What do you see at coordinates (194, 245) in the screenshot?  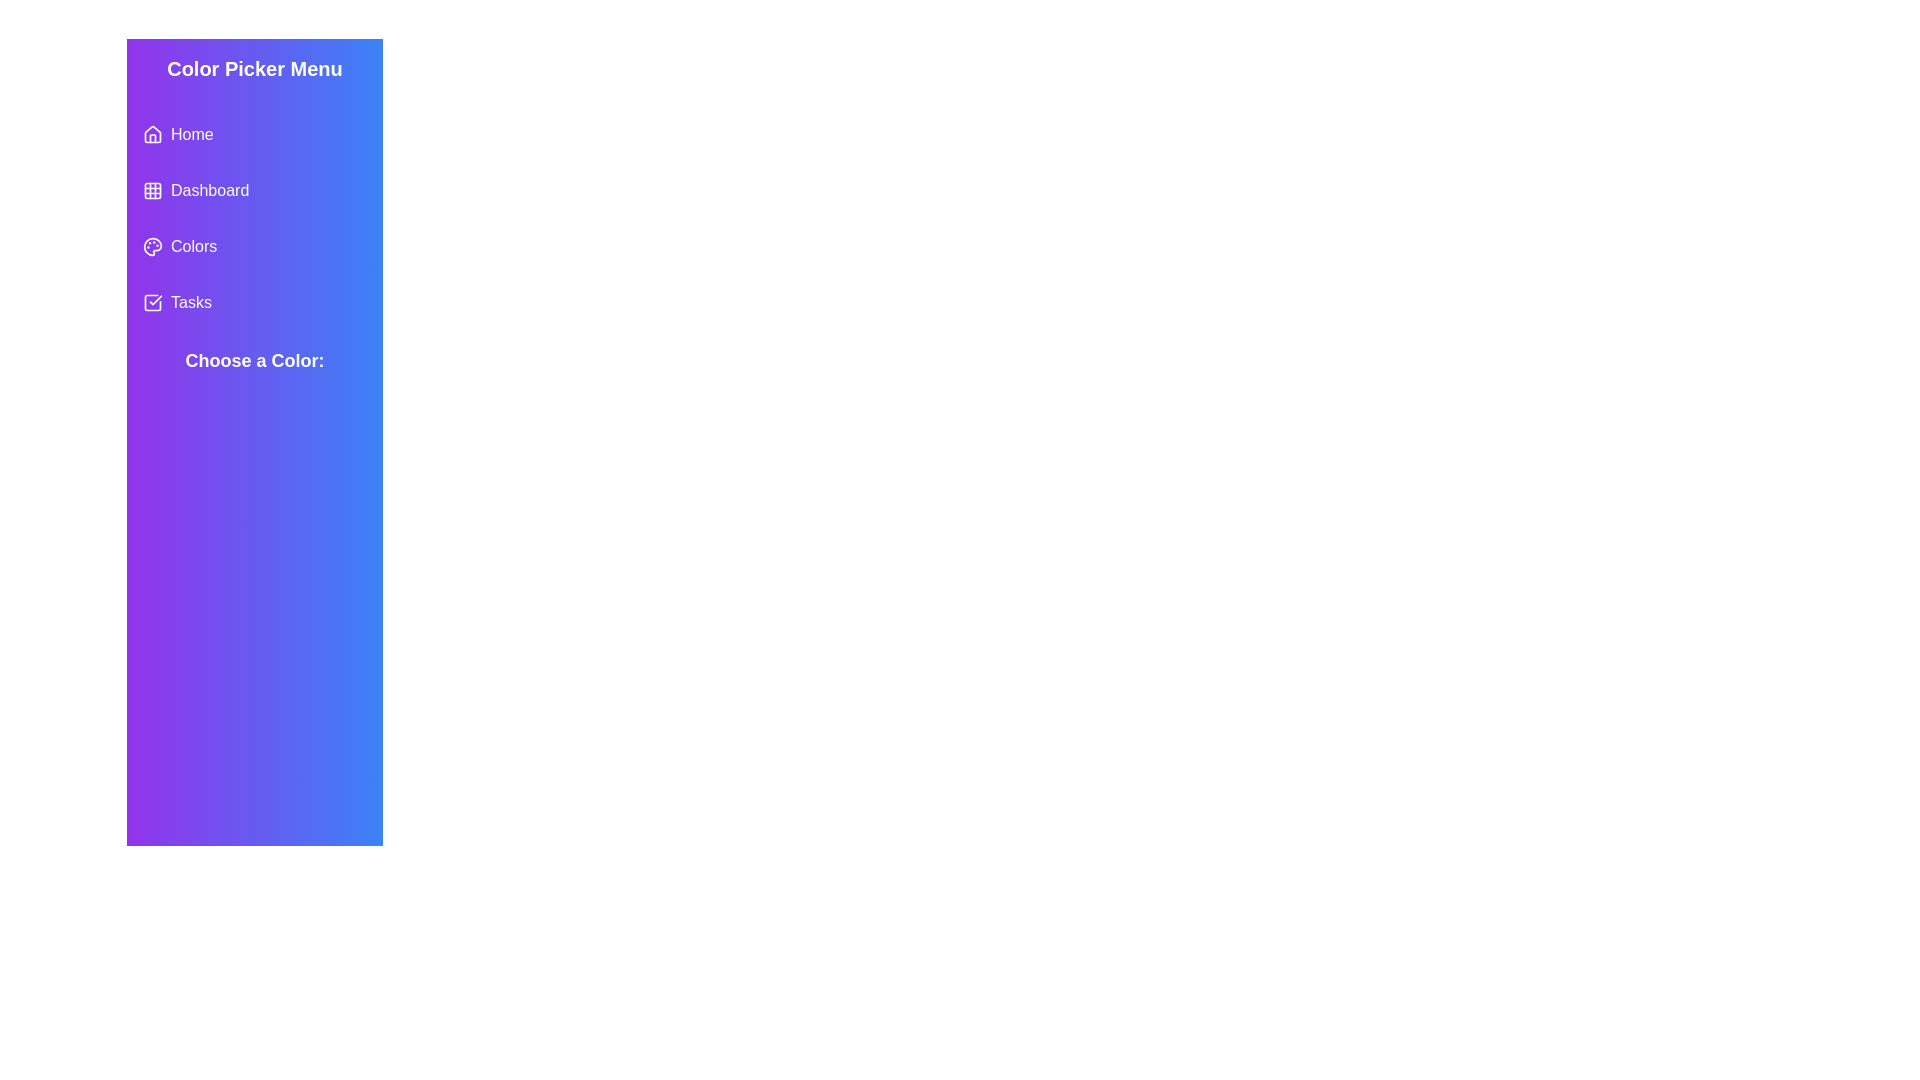 I see `the text label 'Colors' displayed in white font on a purple background within the navigation menu, located to the left of the circular palette icon` at bounding box center [194, 245].